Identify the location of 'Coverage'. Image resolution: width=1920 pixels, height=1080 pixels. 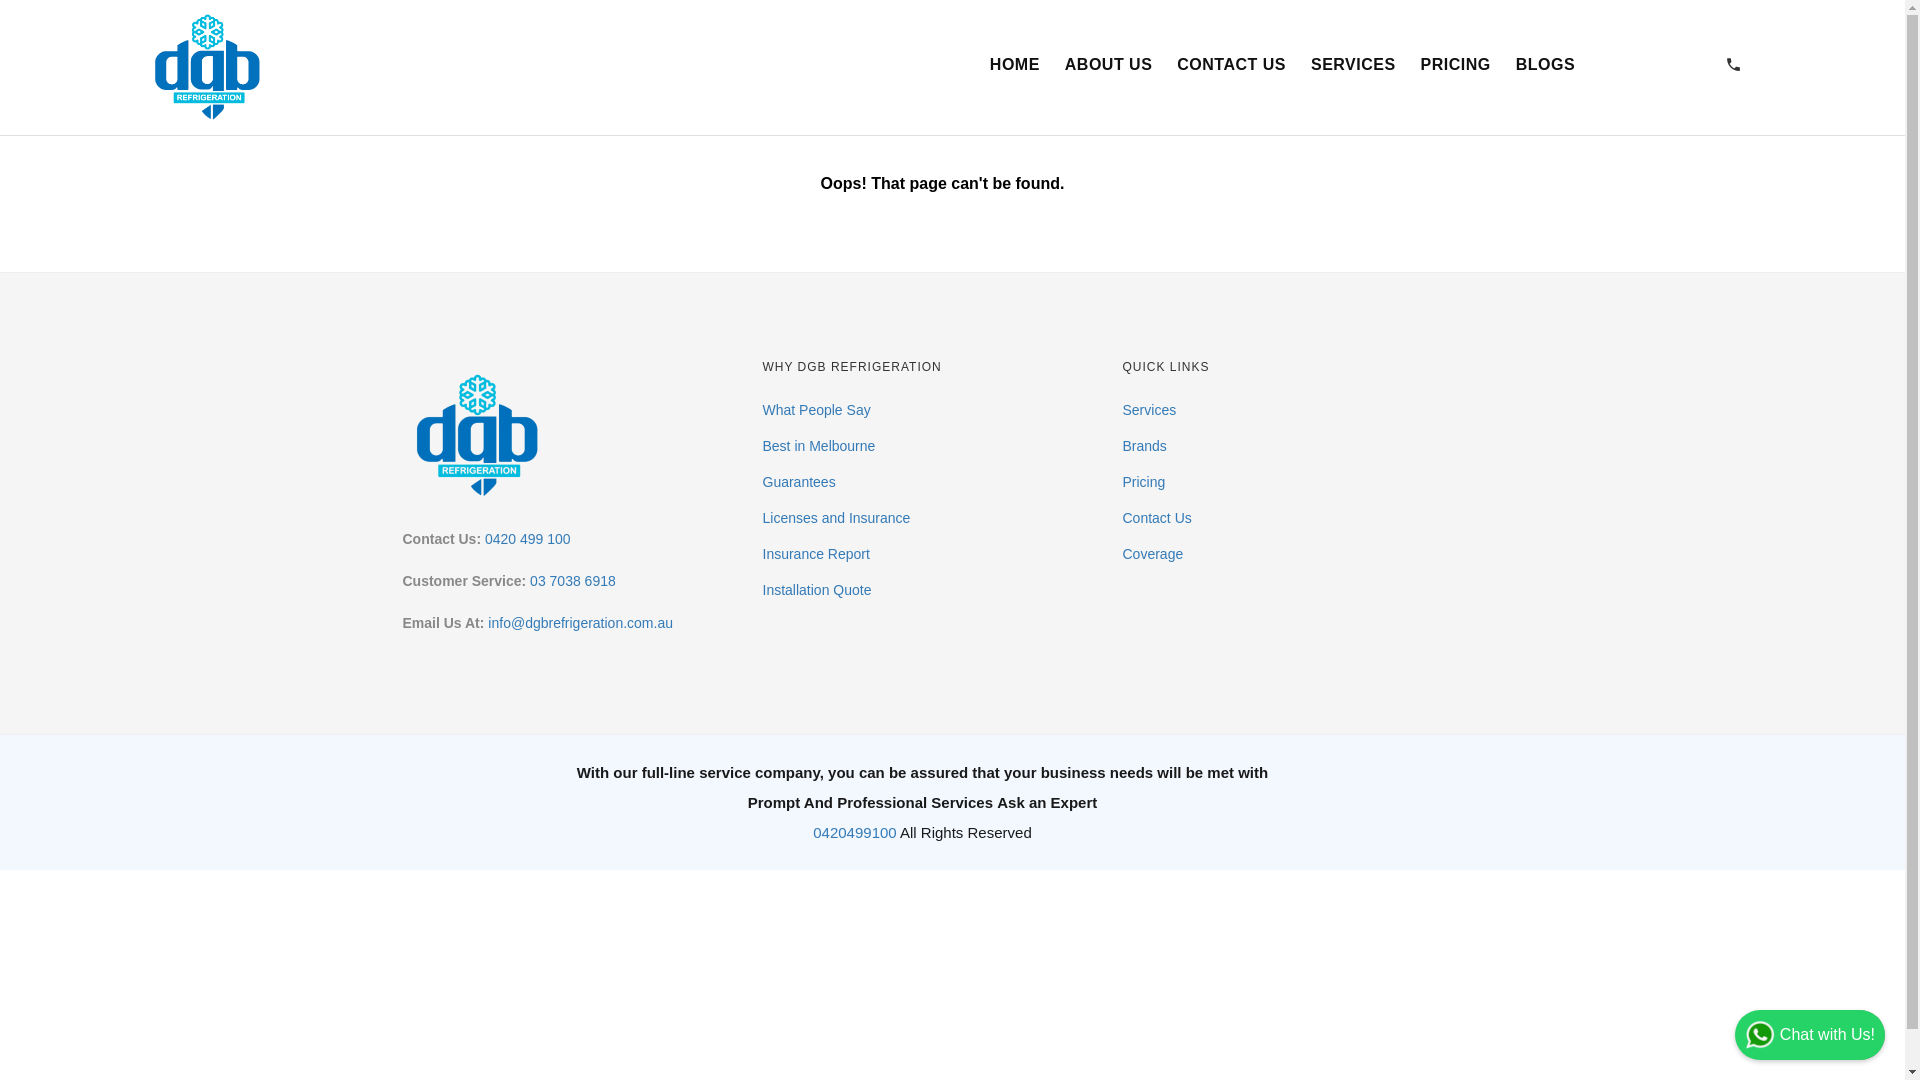
(1152, 554).